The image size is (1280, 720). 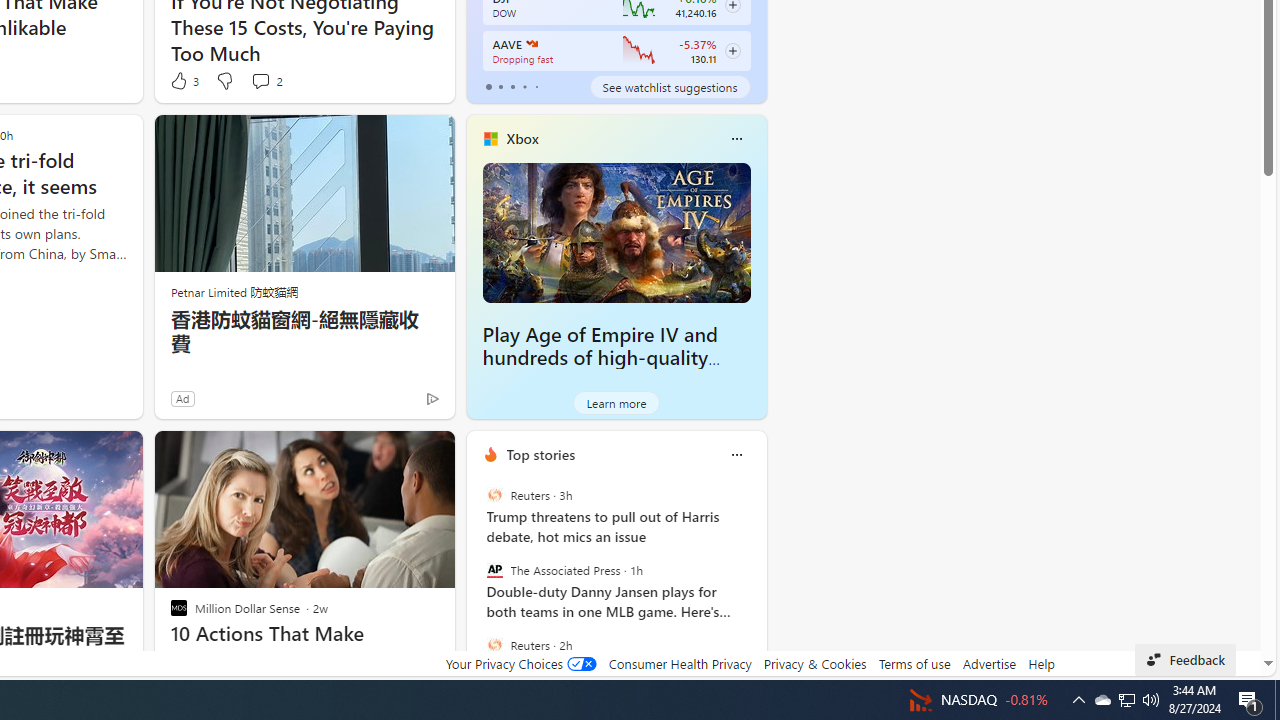 I want to click on 'Consumer Health Privacy', so click(x=680, y=663).